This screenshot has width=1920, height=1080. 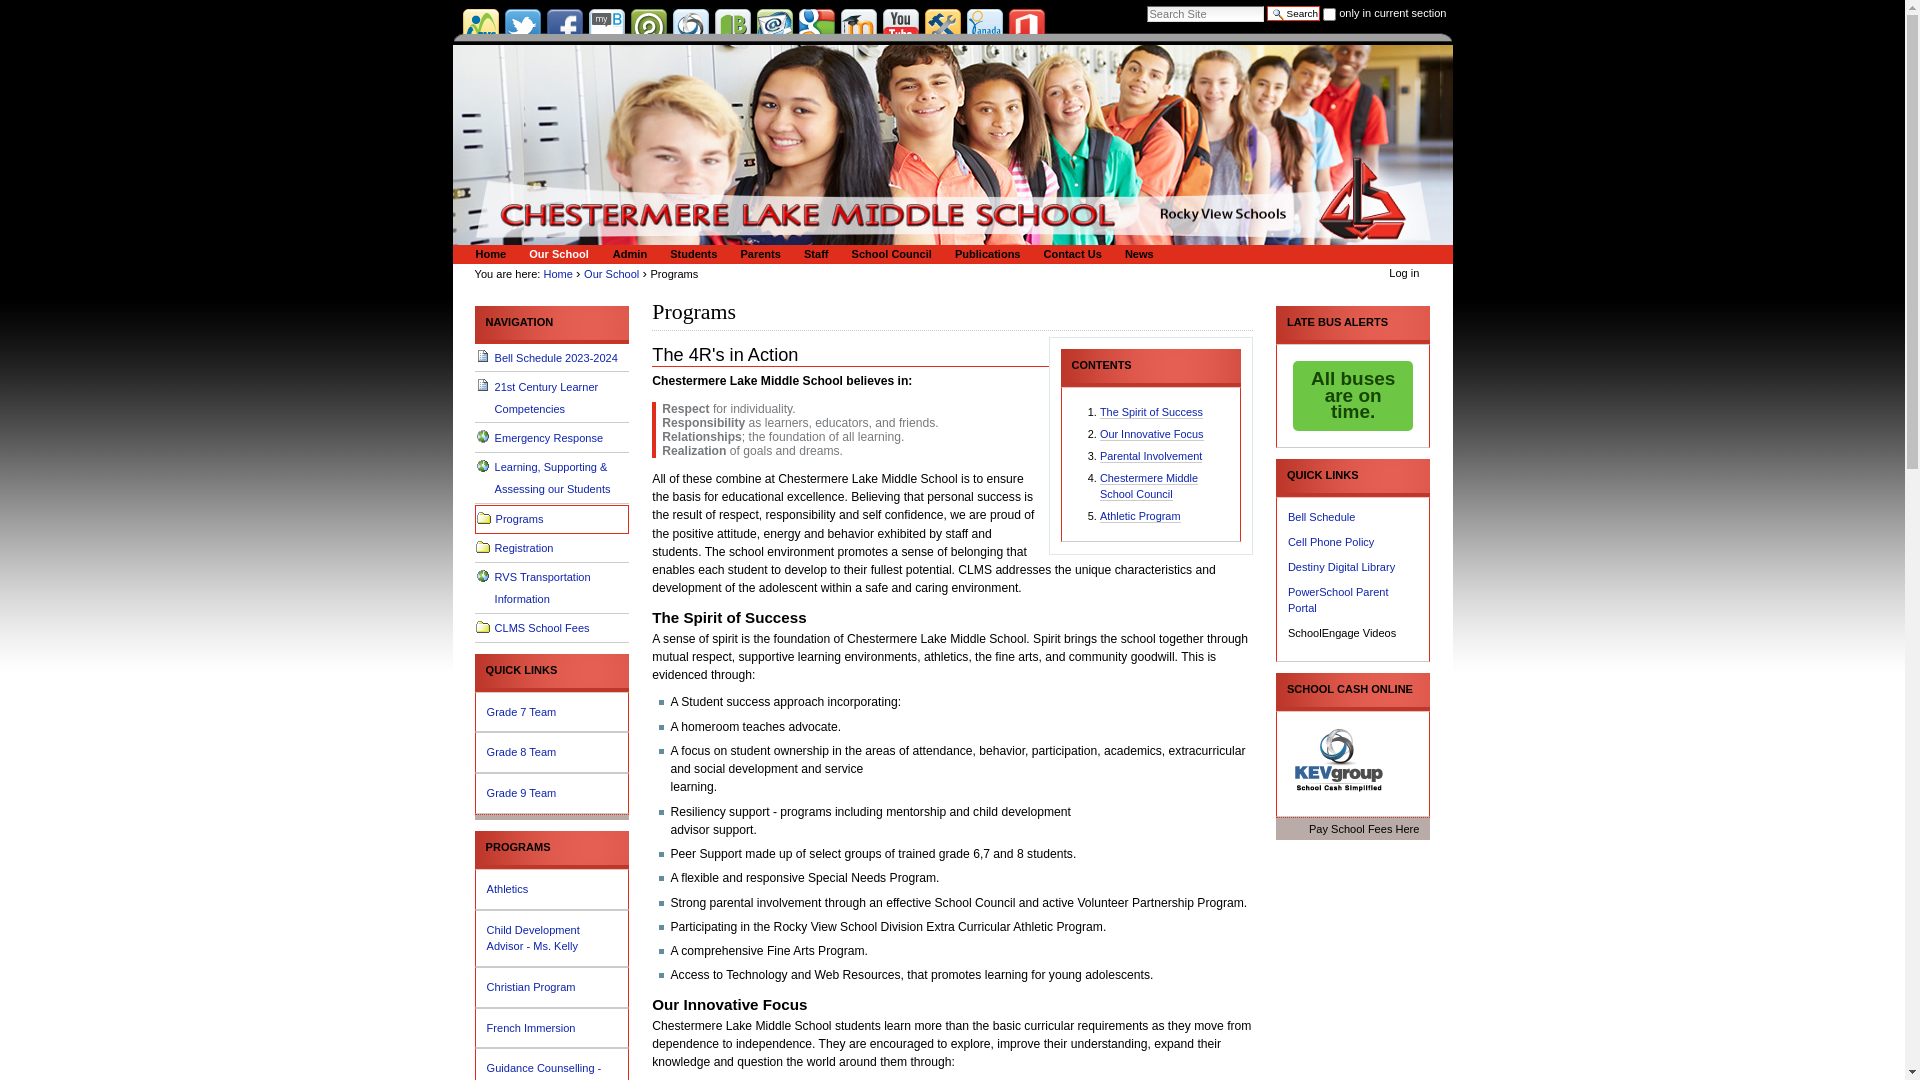 I want to click on 'Destiny Digital Library', so click(x=1341, y=567).